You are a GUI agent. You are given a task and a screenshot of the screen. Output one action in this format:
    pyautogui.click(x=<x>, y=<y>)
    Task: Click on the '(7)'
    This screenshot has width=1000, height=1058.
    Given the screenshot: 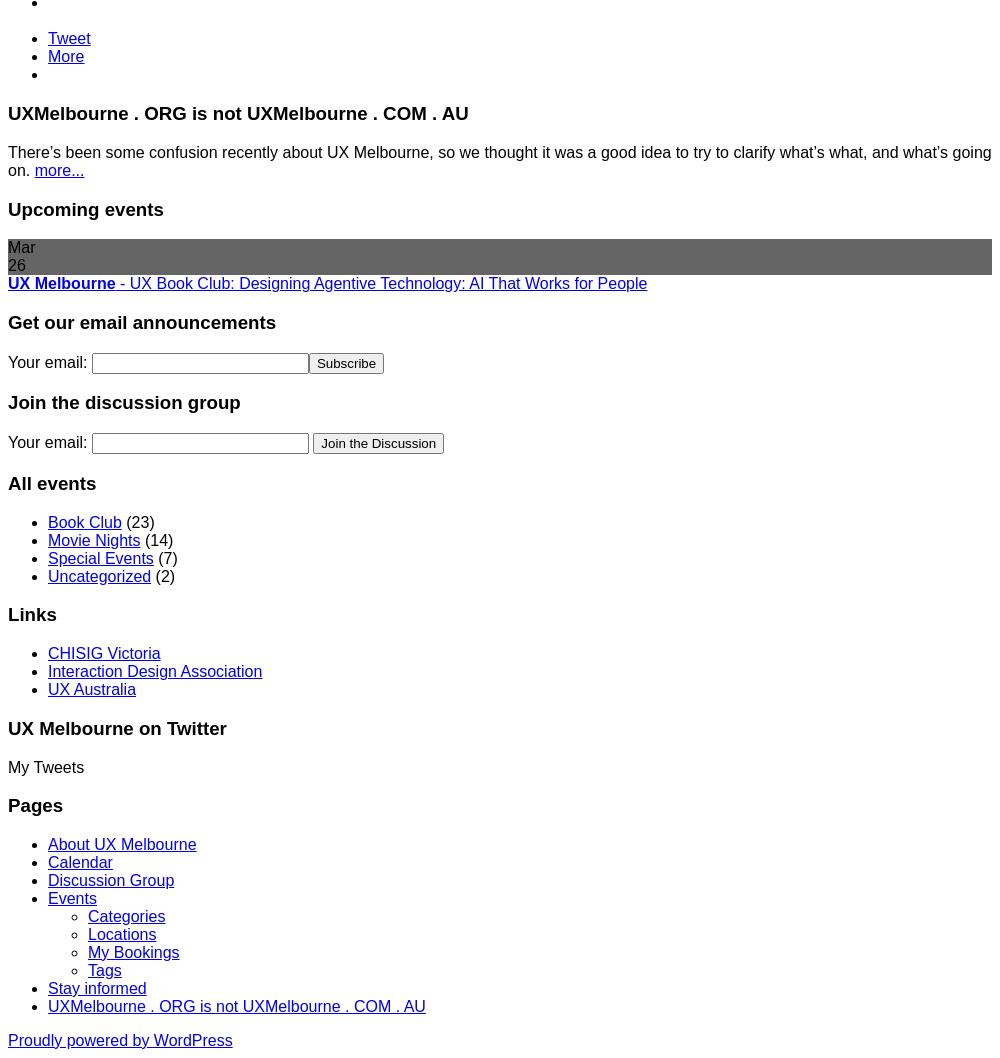 What is the action you would take?
    pyautogui.click(x=165, y=557)
    